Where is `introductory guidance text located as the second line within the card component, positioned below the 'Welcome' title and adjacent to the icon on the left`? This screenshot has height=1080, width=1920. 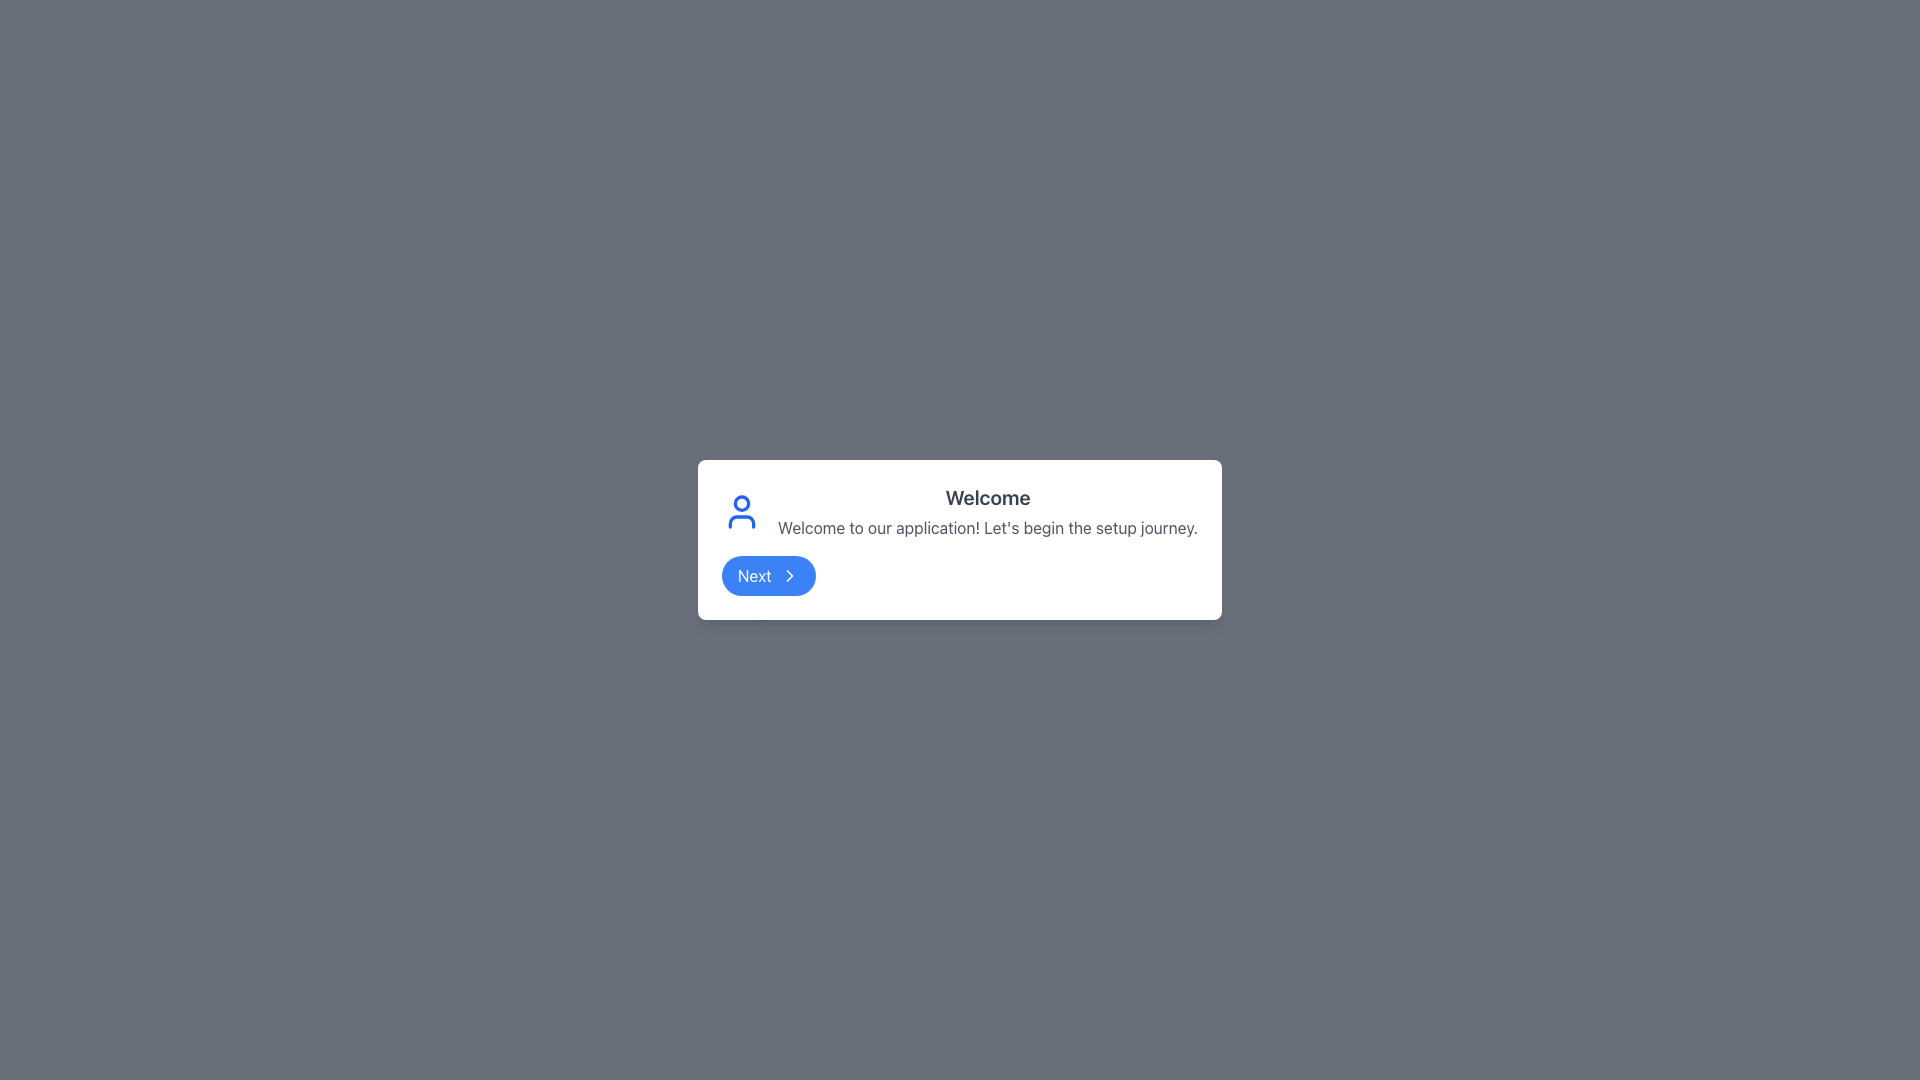
introductory guidance text located as the second line within the card component, positioned below the 'Welcome' title and adjacent to the icon on the left is located at coordinates (988, 527).